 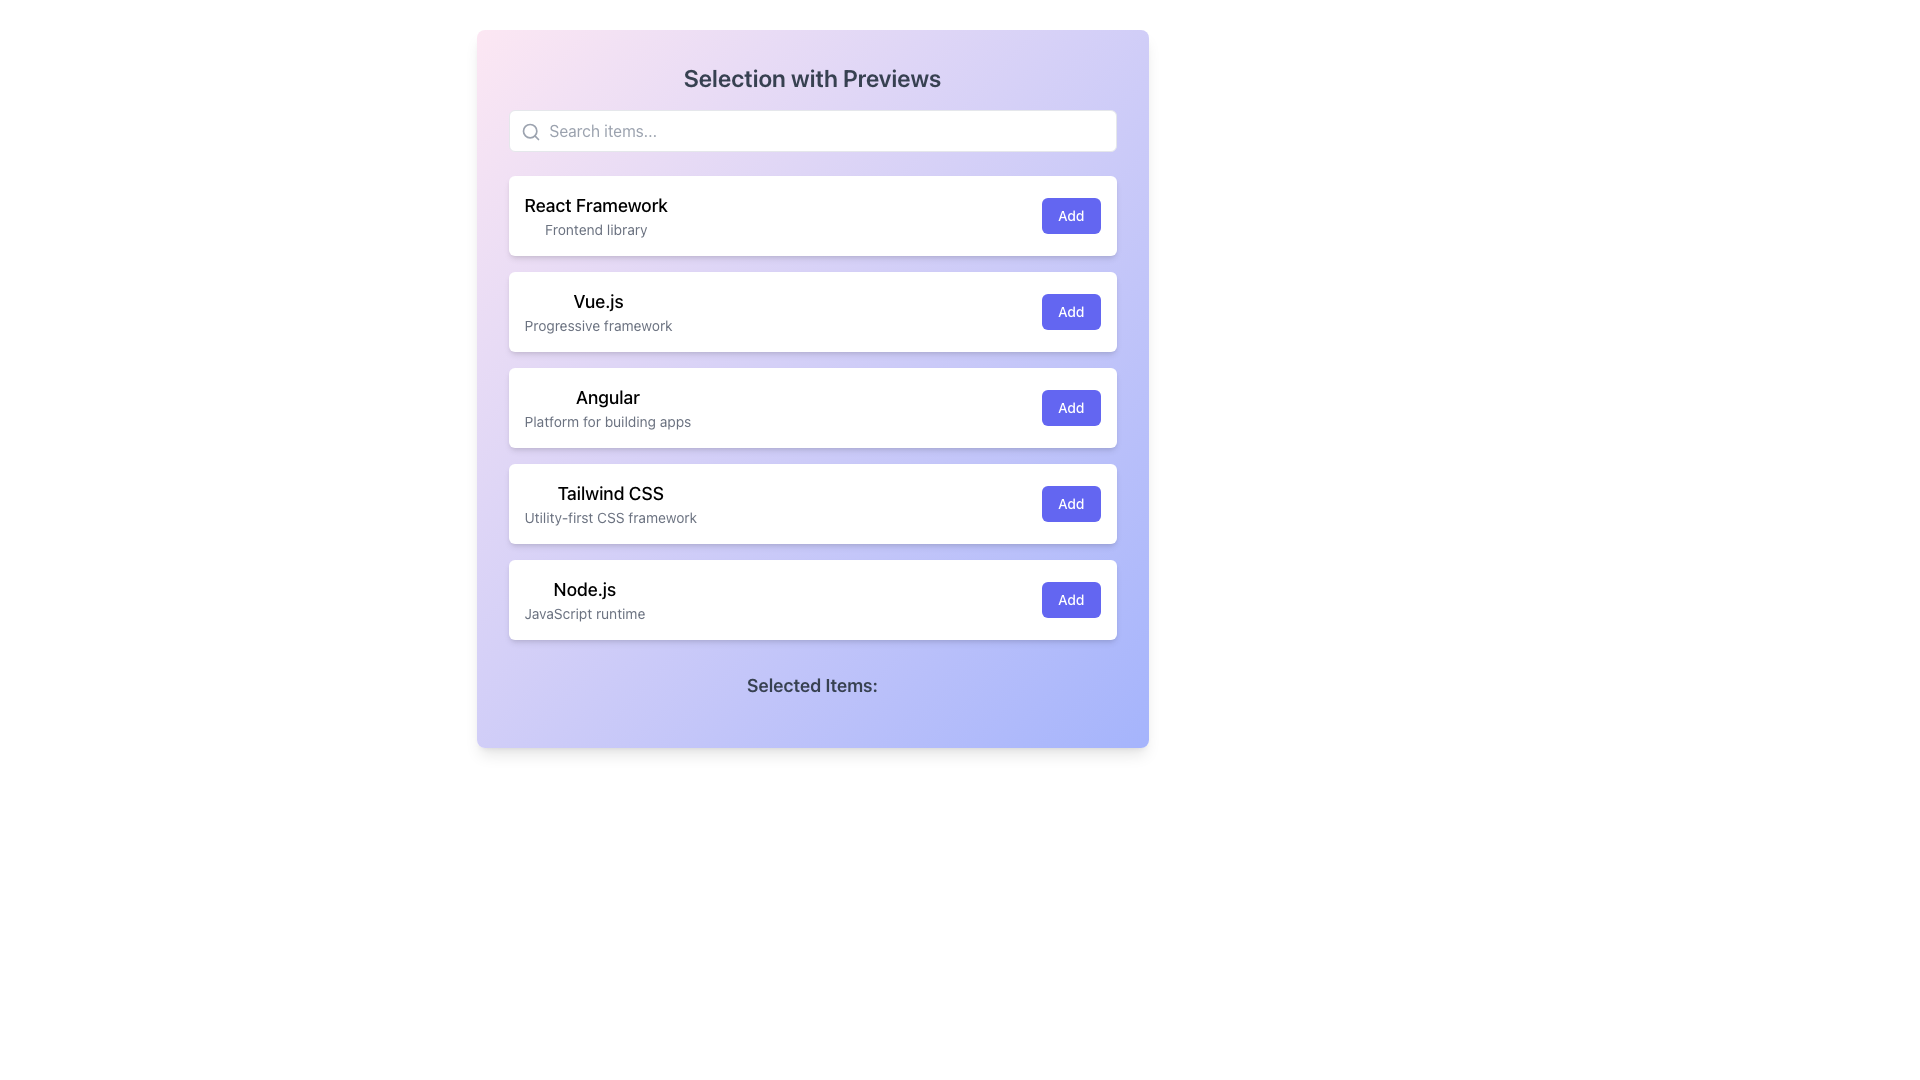 What do you see at coordinates (583, 589) in the screenshot?
I see `the 'Node.js' title text label in the fifth card` at bounding box center [583, 589].